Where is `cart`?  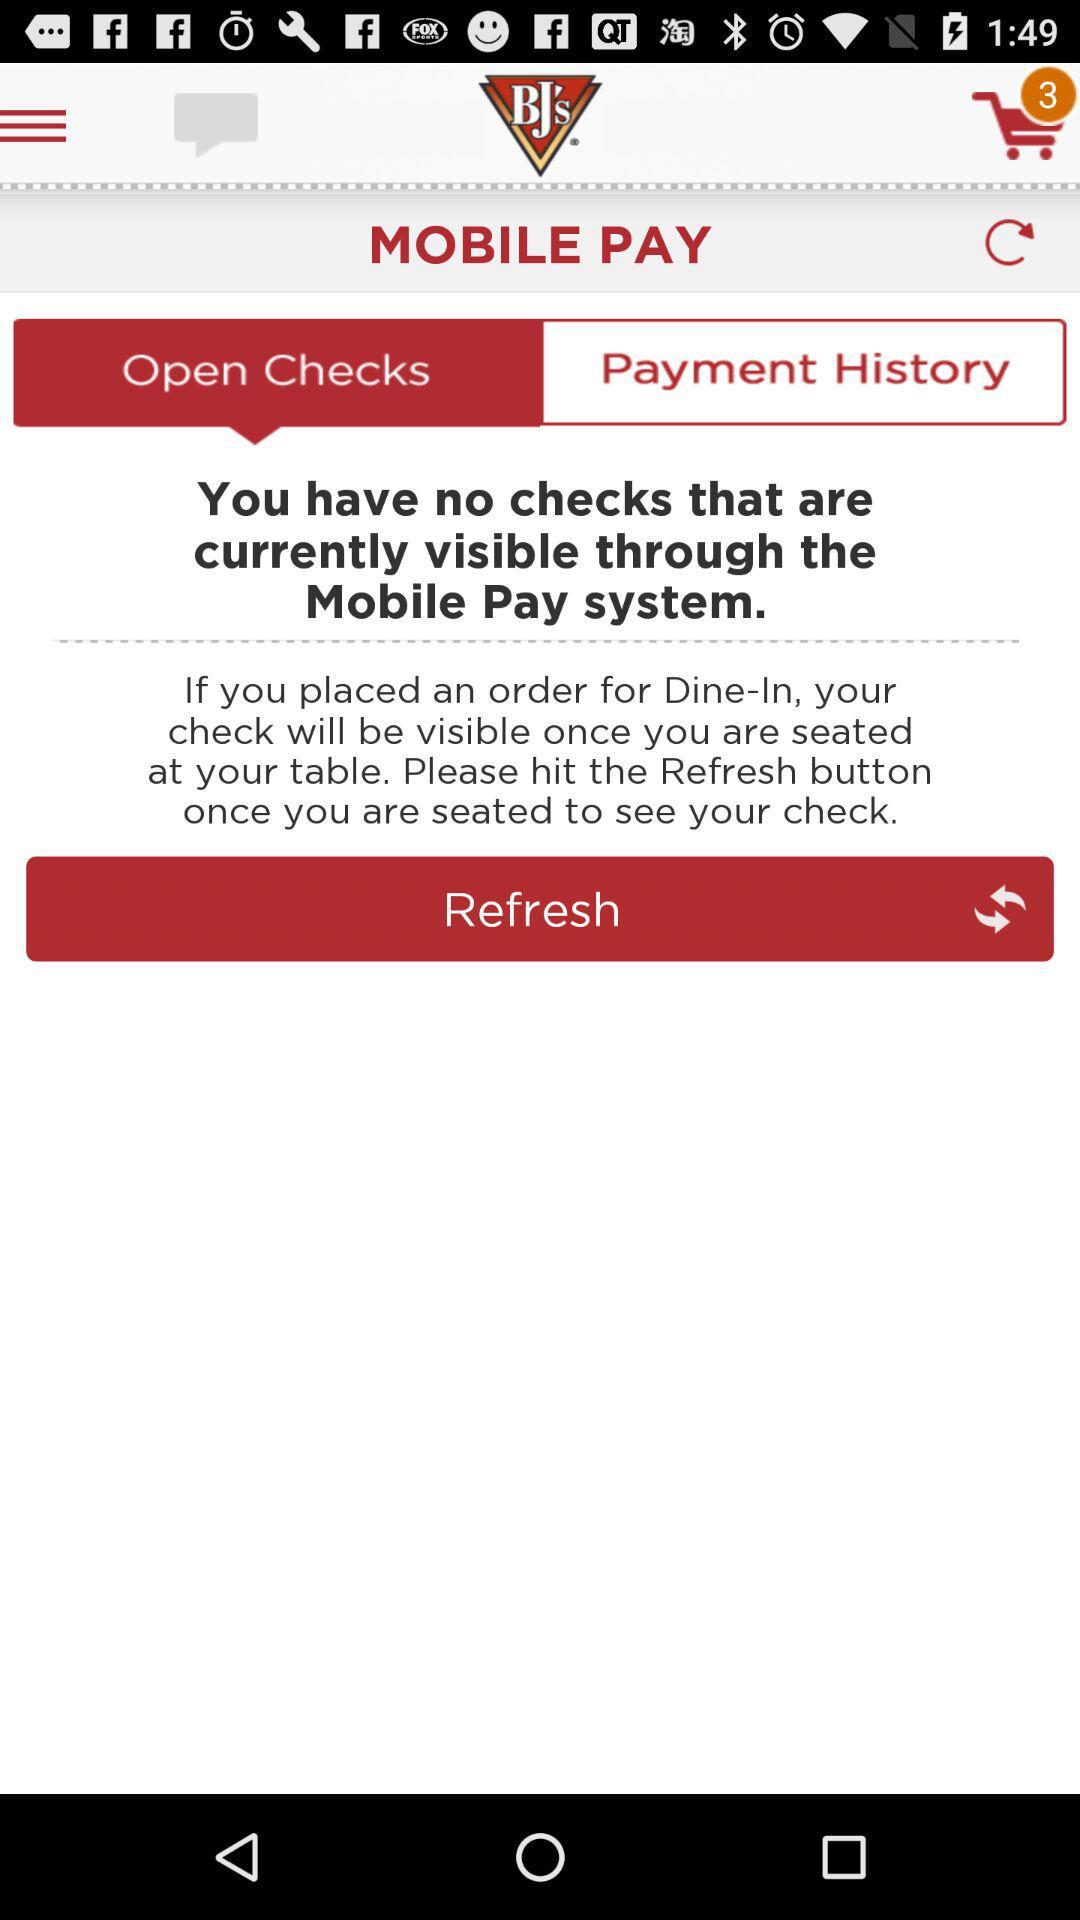 cart is located at coordinates (1019, 124).